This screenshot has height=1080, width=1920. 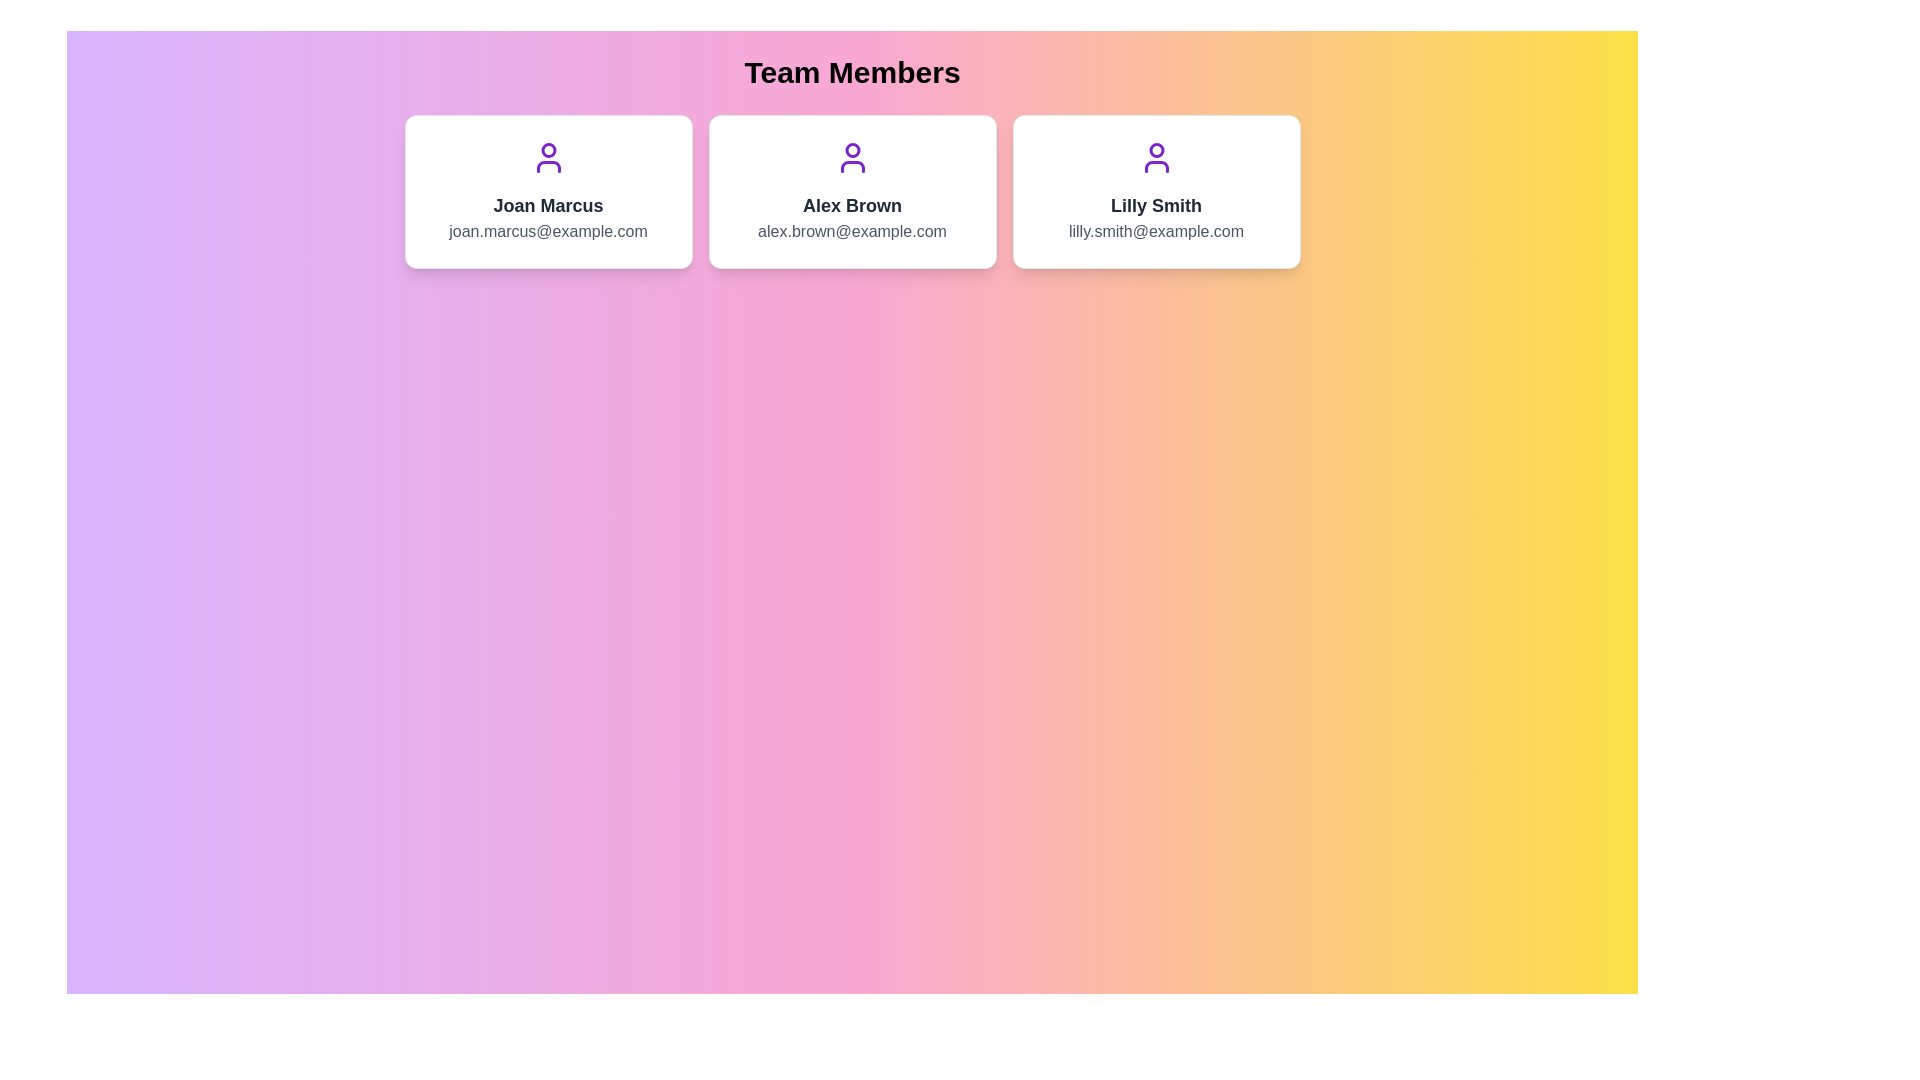 What do you see at coordinates (852, 205) in the screenshot?
I see `text label displaying 'Alex Brown', which is bold, dark gray, and centered within the middle card of the layout` at bounding box center [852, 205].